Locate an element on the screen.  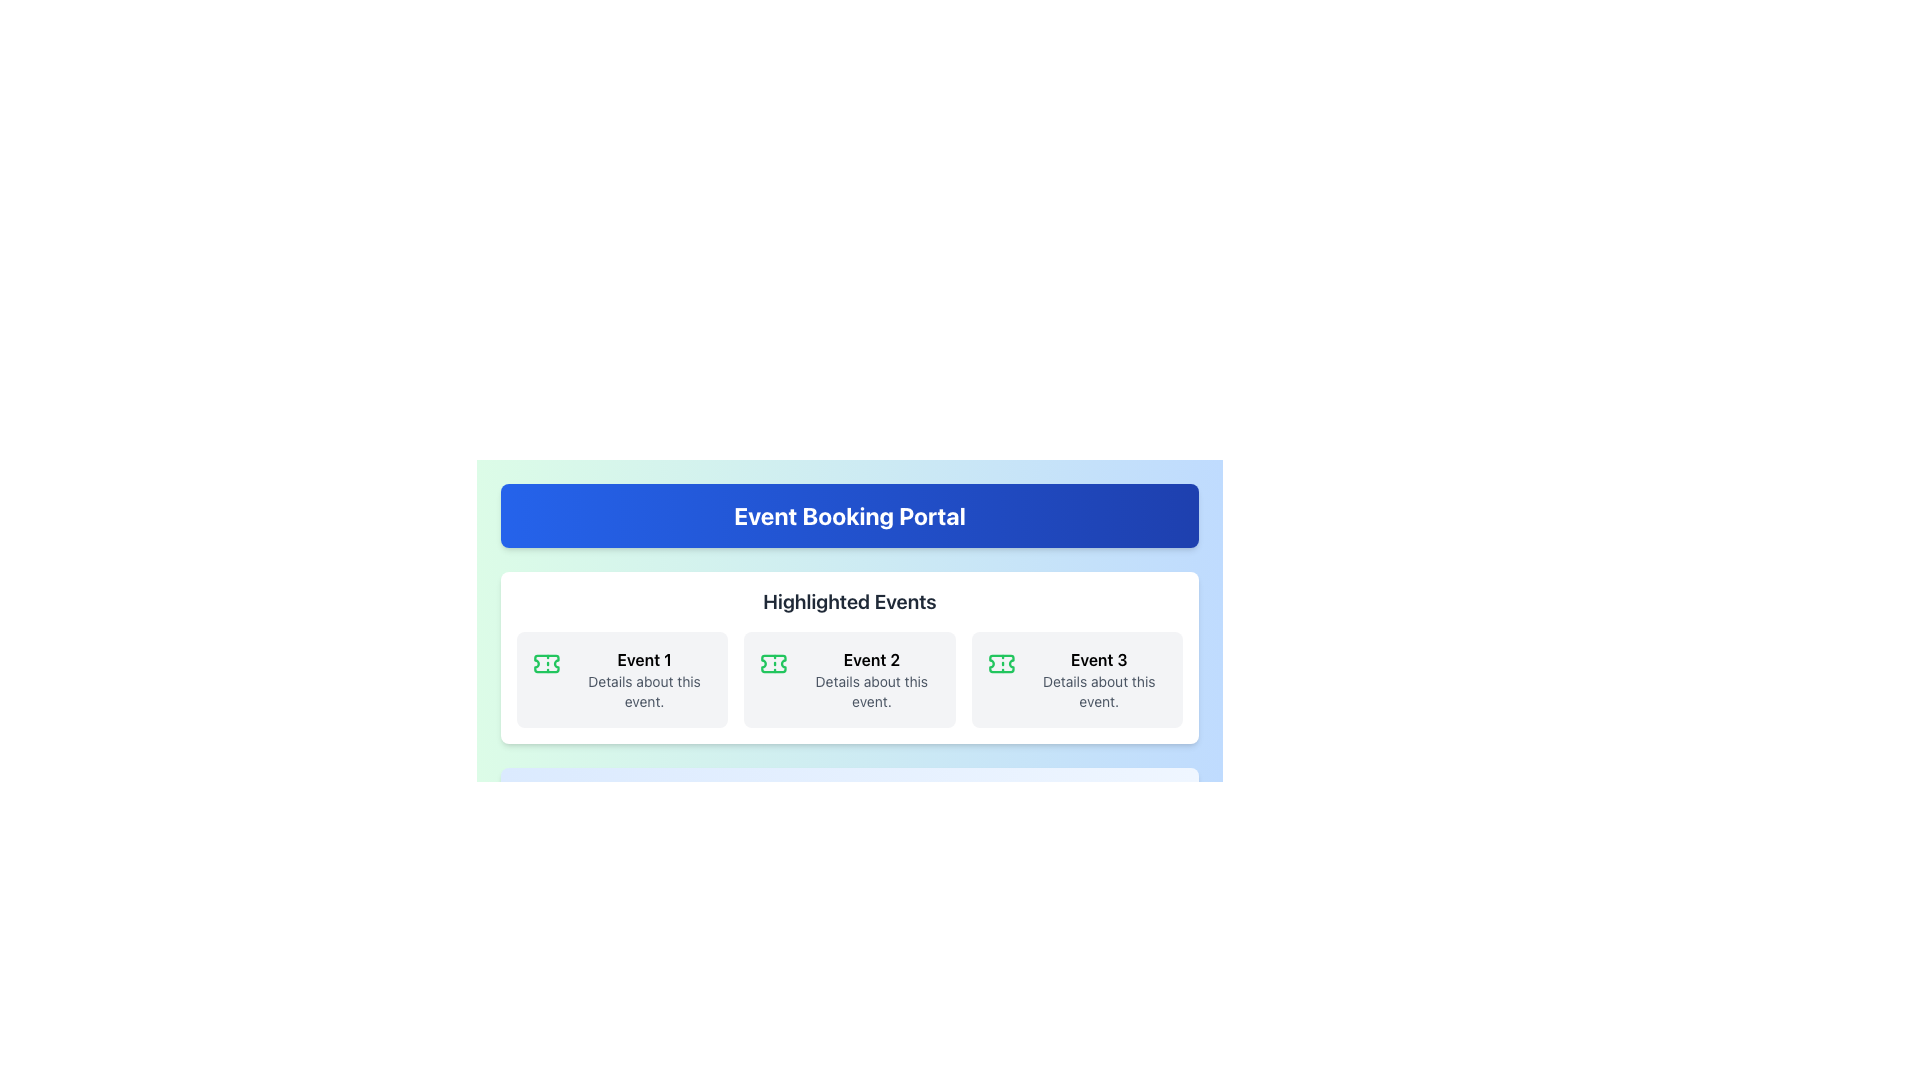
the graphical vector element that is a segment of the icon located near the label 'Event 1', part of a green ticket-like graphic is located at coordinates (546, 663).